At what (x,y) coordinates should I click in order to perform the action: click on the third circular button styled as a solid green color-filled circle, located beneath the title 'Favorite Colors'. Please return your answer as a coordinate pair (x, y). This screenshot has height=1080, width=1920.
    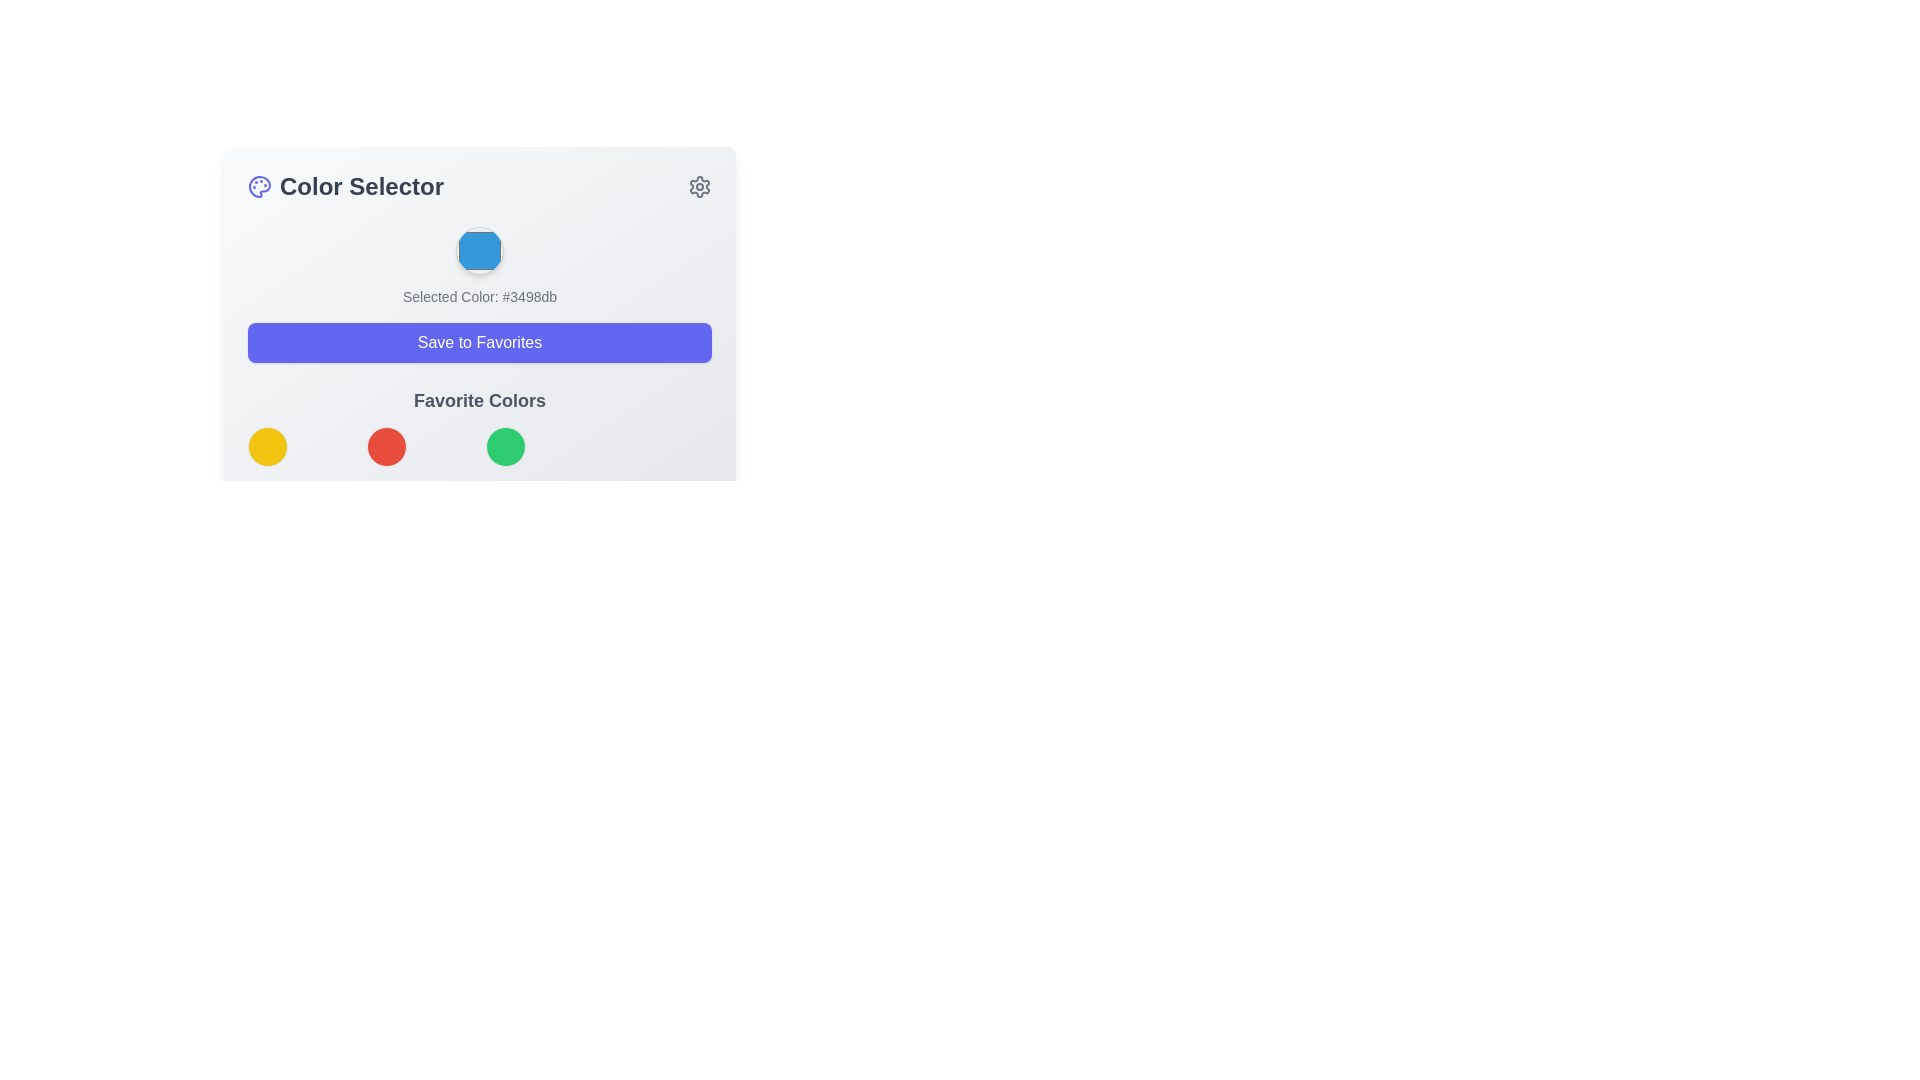
    Looking at the image, I should click on (480, 446).